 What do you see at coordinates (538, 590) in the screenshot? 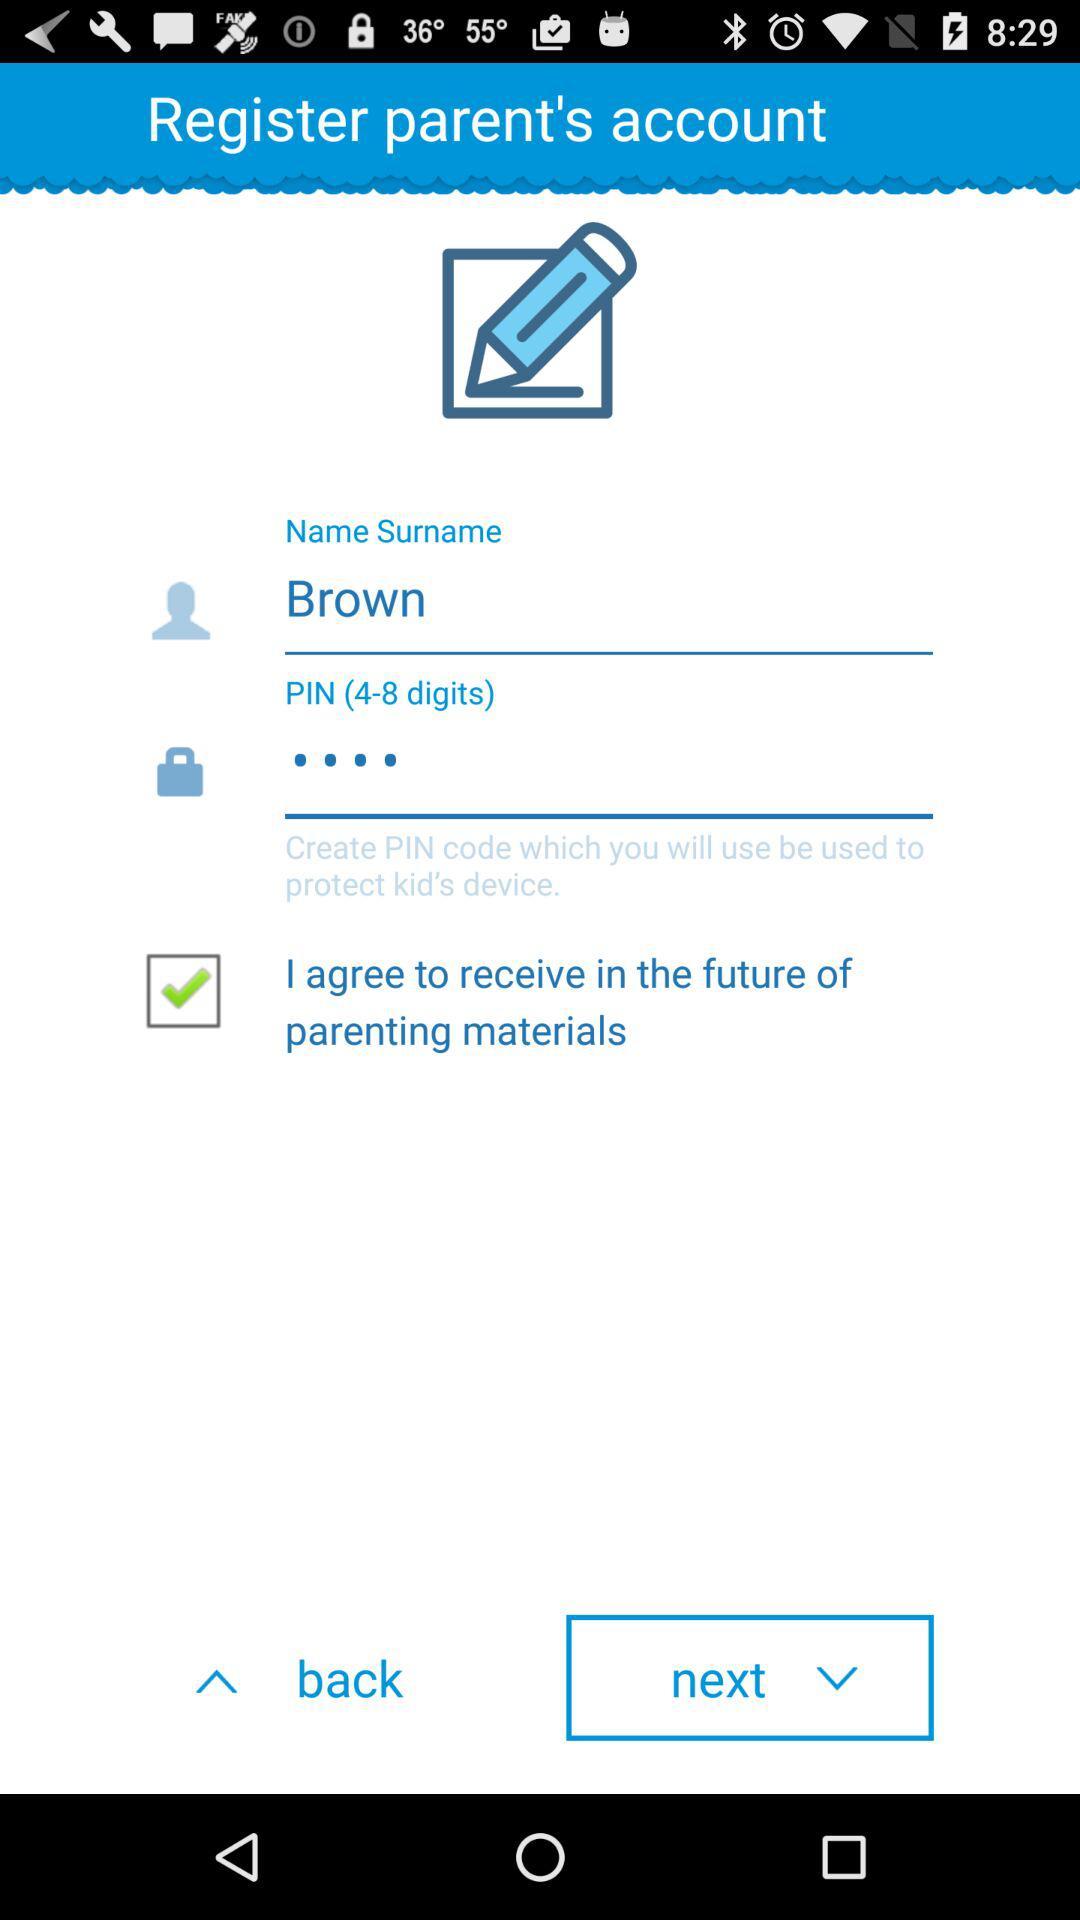
I see `brown icon` at bounding box center [538, 590].